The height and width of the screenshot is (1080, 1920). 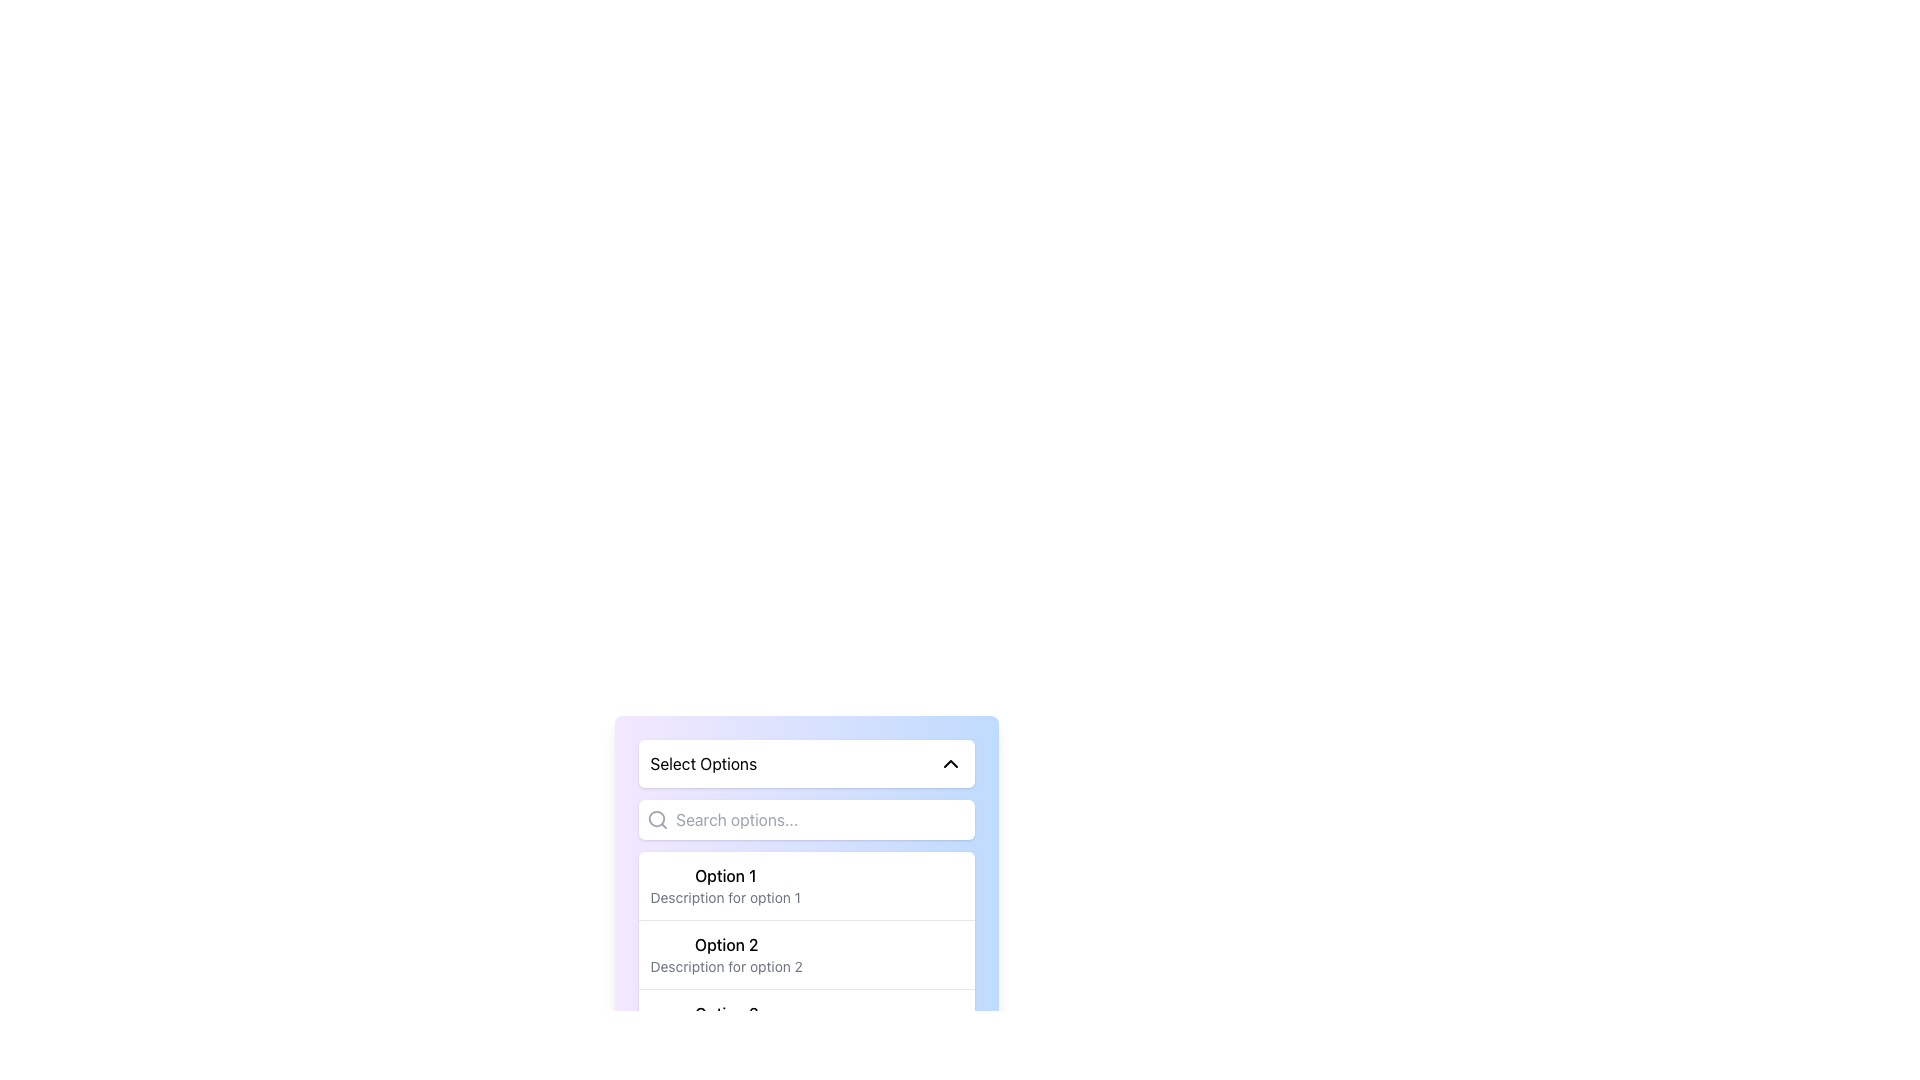 I want to click on the second option in the dropdown menu, so click(x=806, y=953).